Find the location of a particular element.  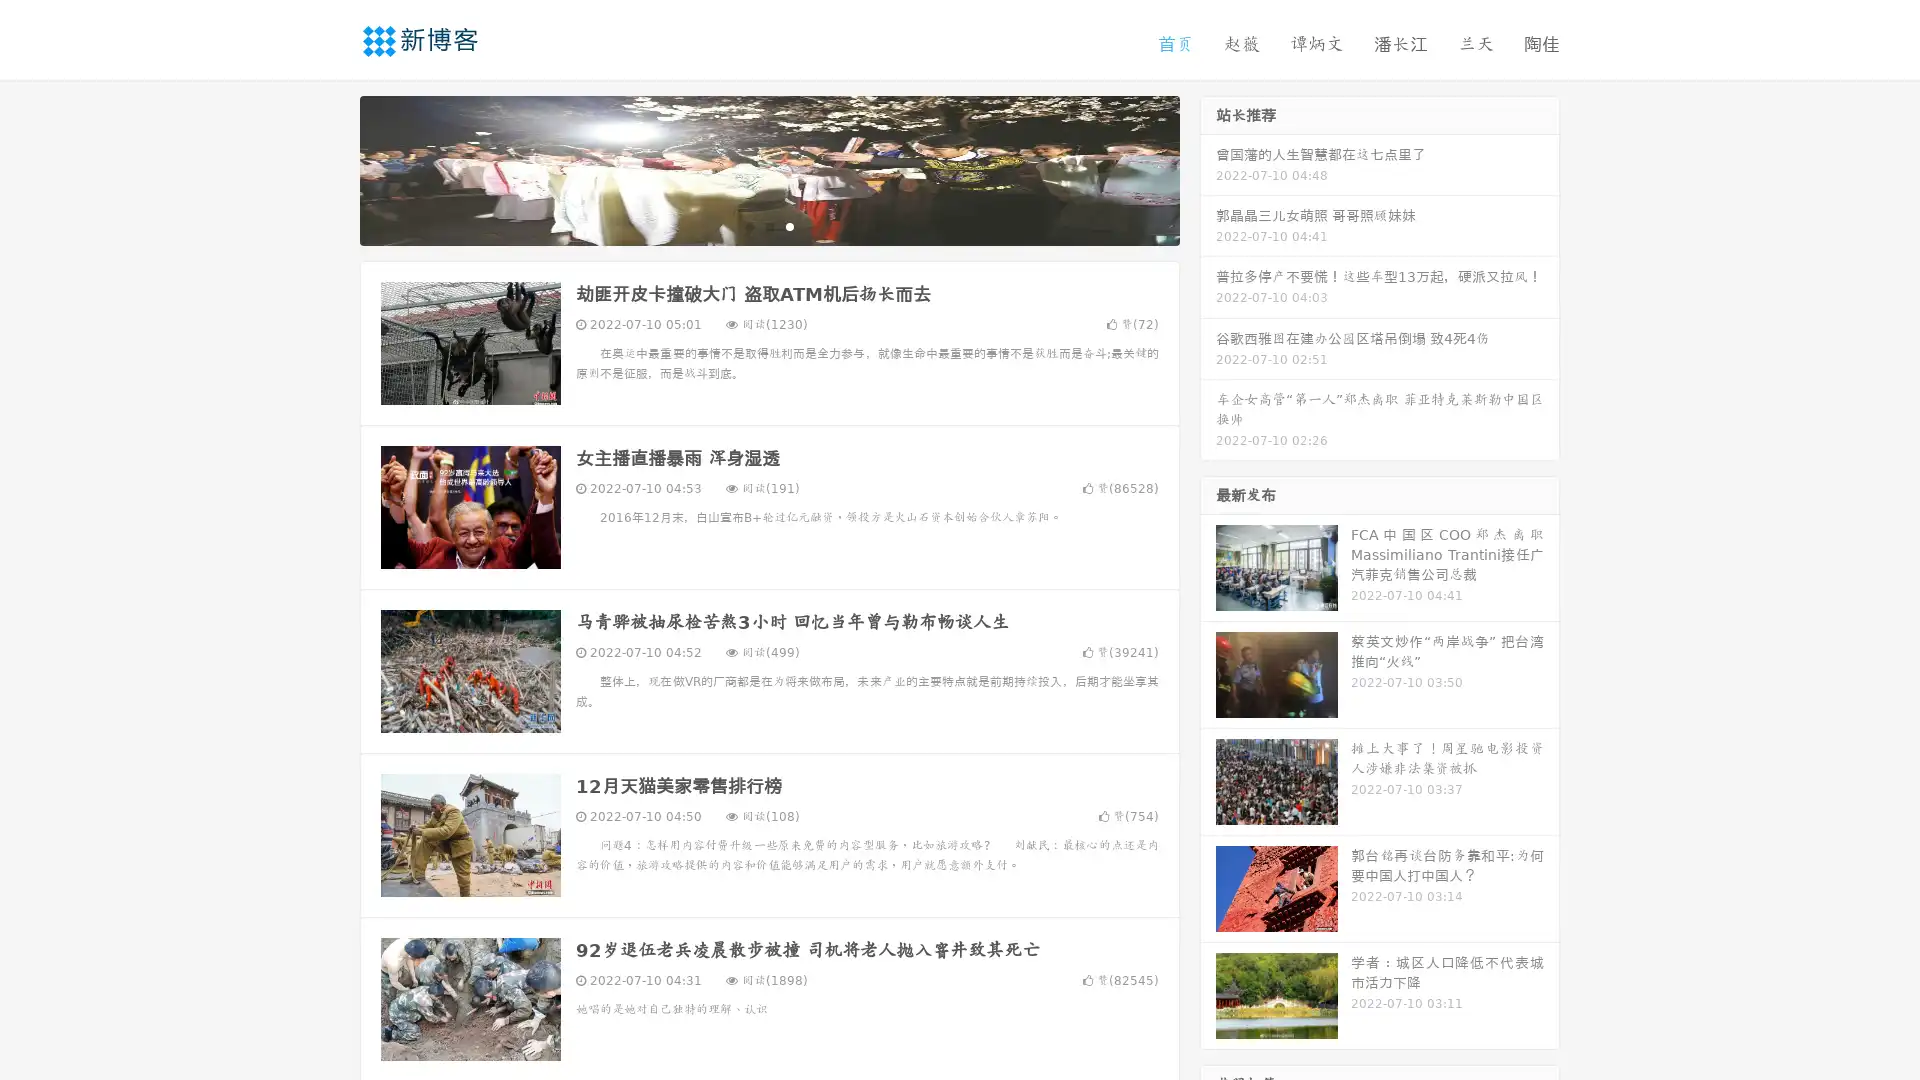

Go to slide 1 is located at coordinates (748, 225).